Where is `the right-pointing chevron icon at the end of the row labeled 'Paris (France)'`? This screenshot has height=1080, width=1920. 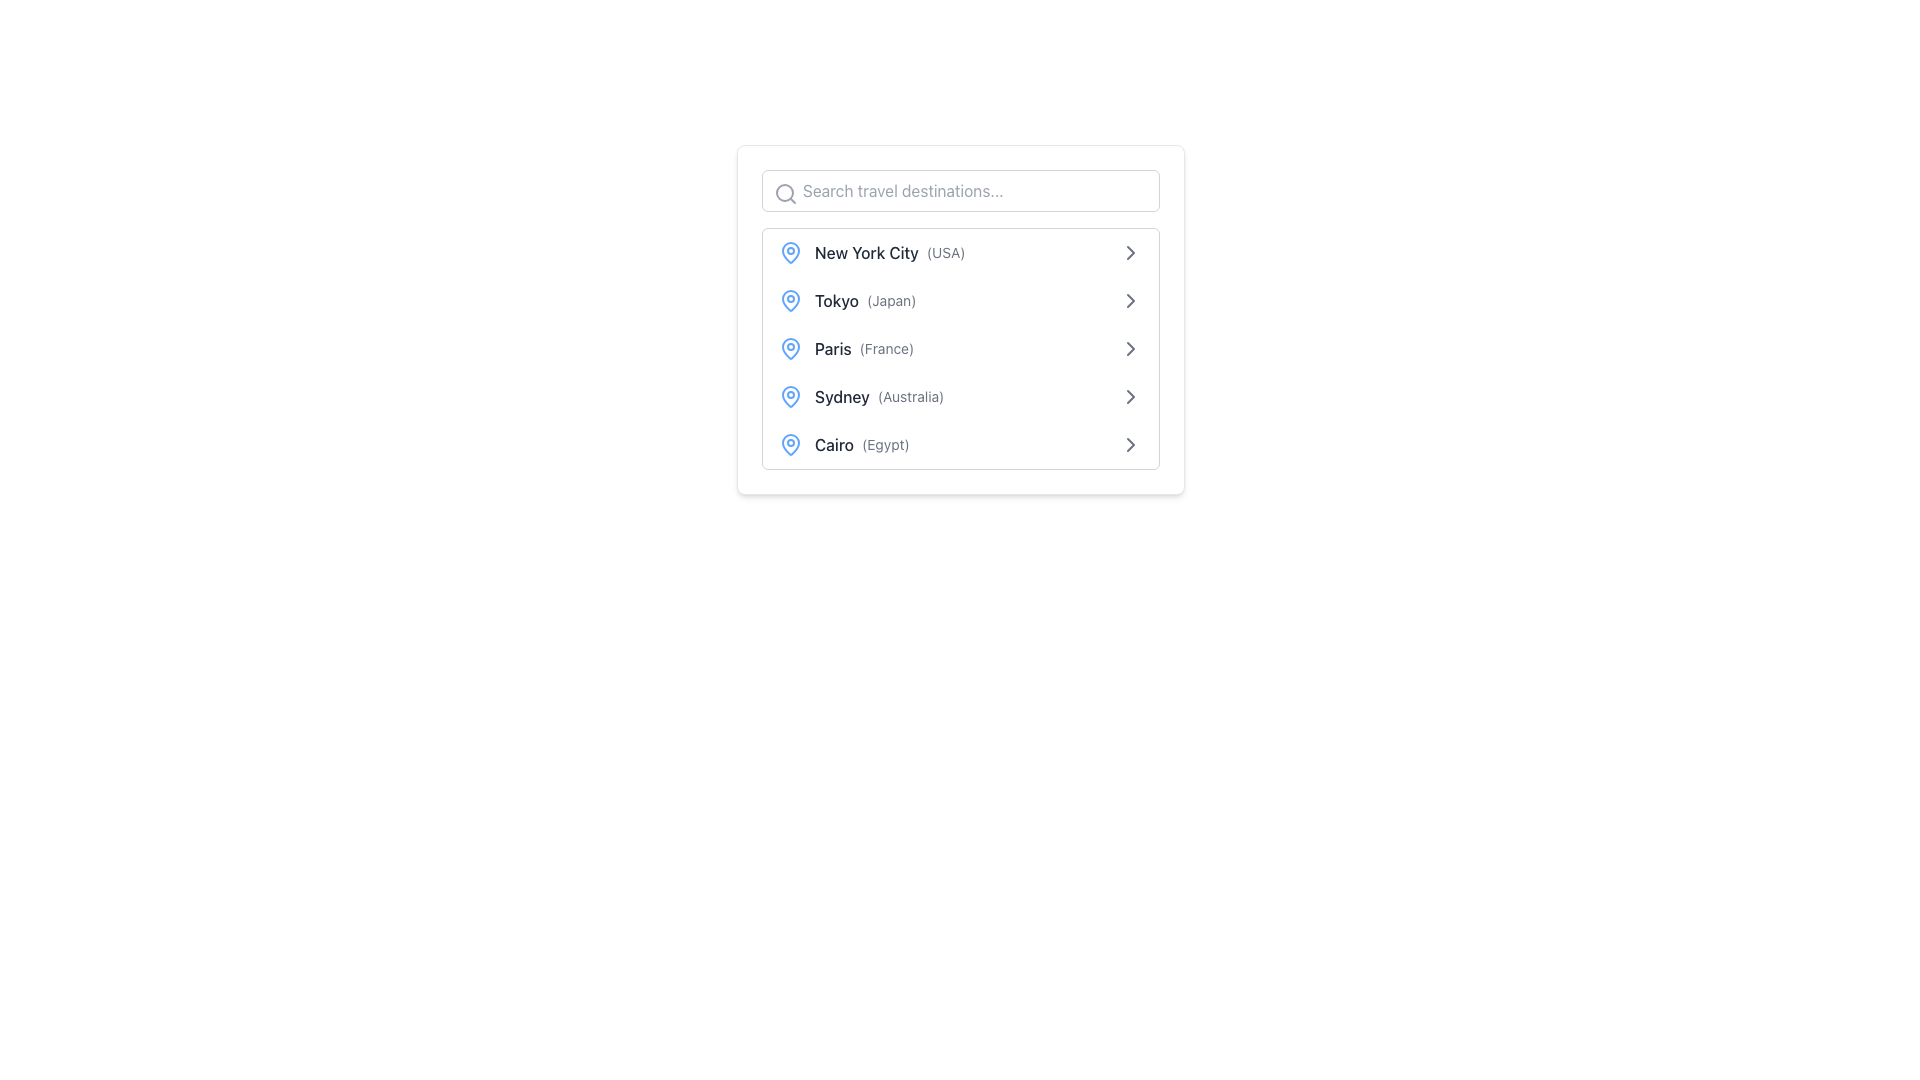
the right-pointing chevron icon at the end of the row labeled 'Paris (France)' is located at coordinates (1131, 347).